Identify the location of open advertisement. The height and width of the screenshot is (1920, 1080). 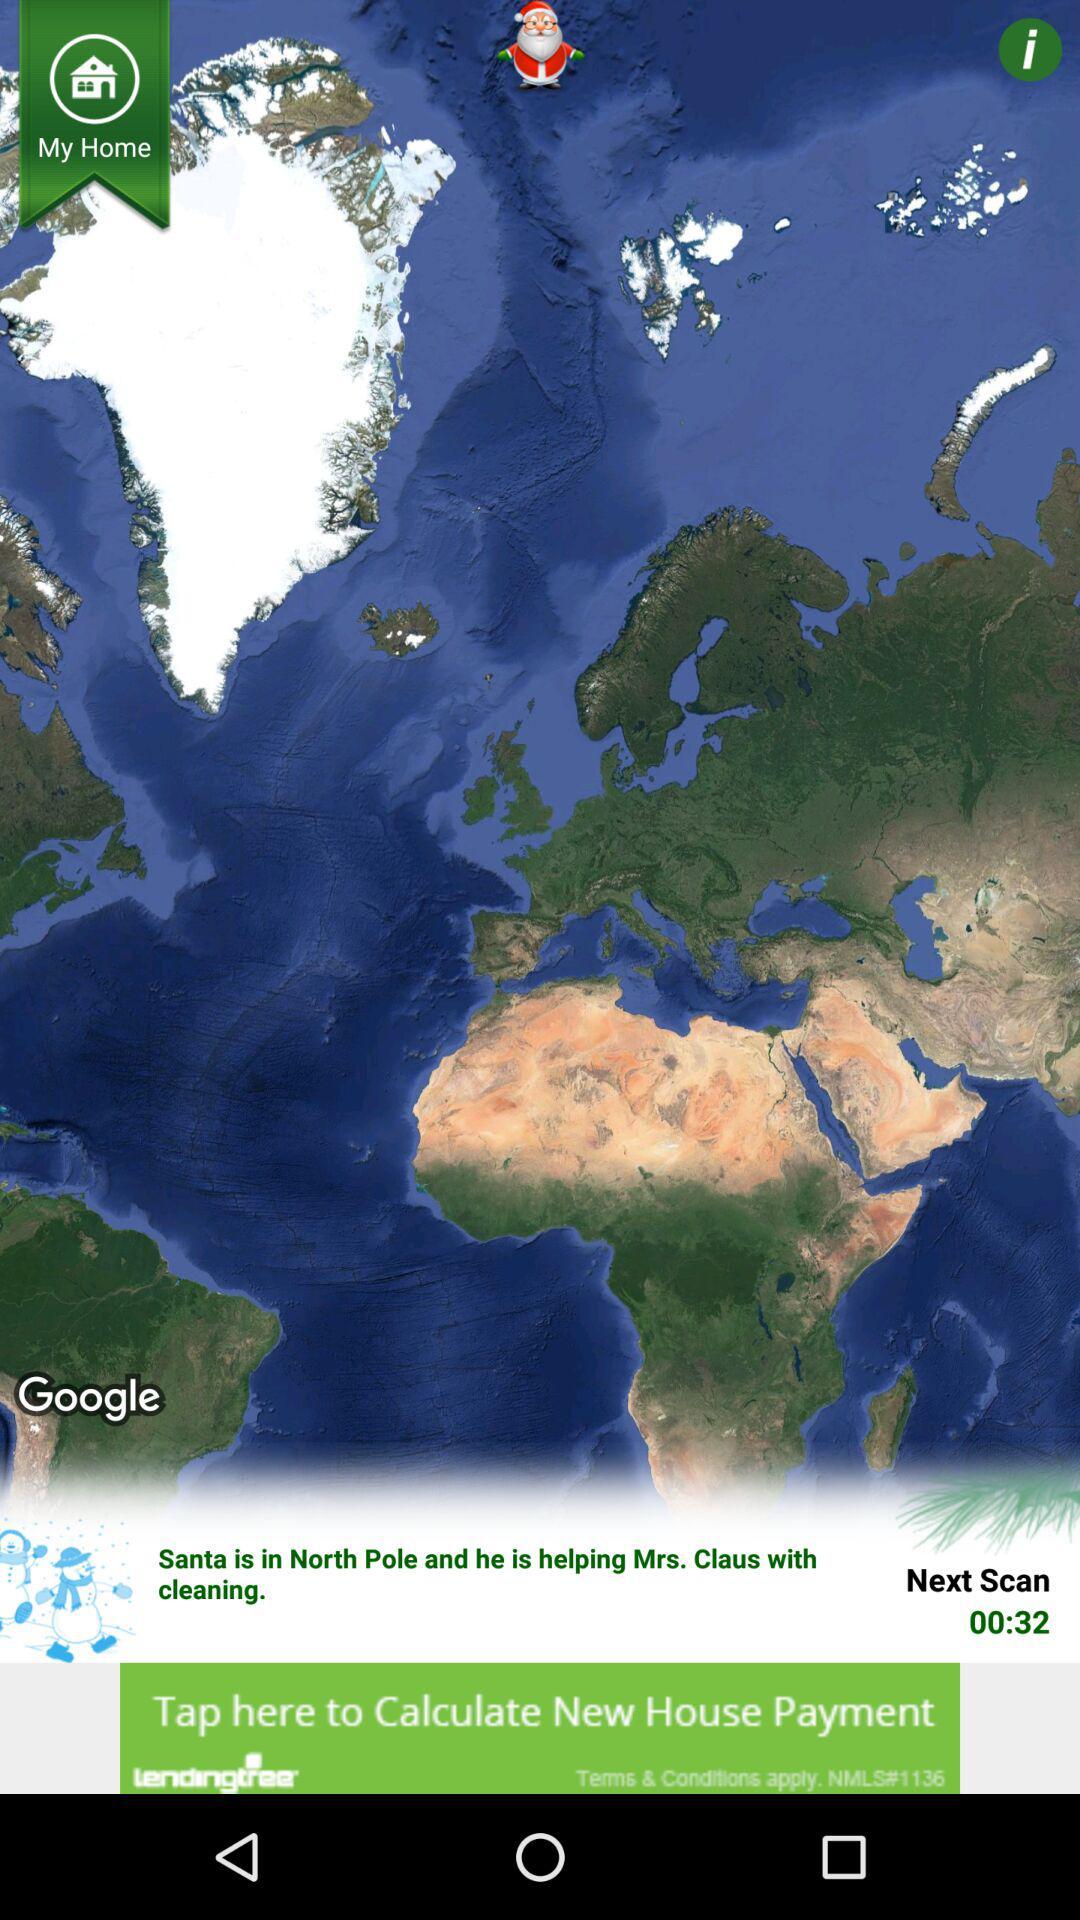
(540, 1727).